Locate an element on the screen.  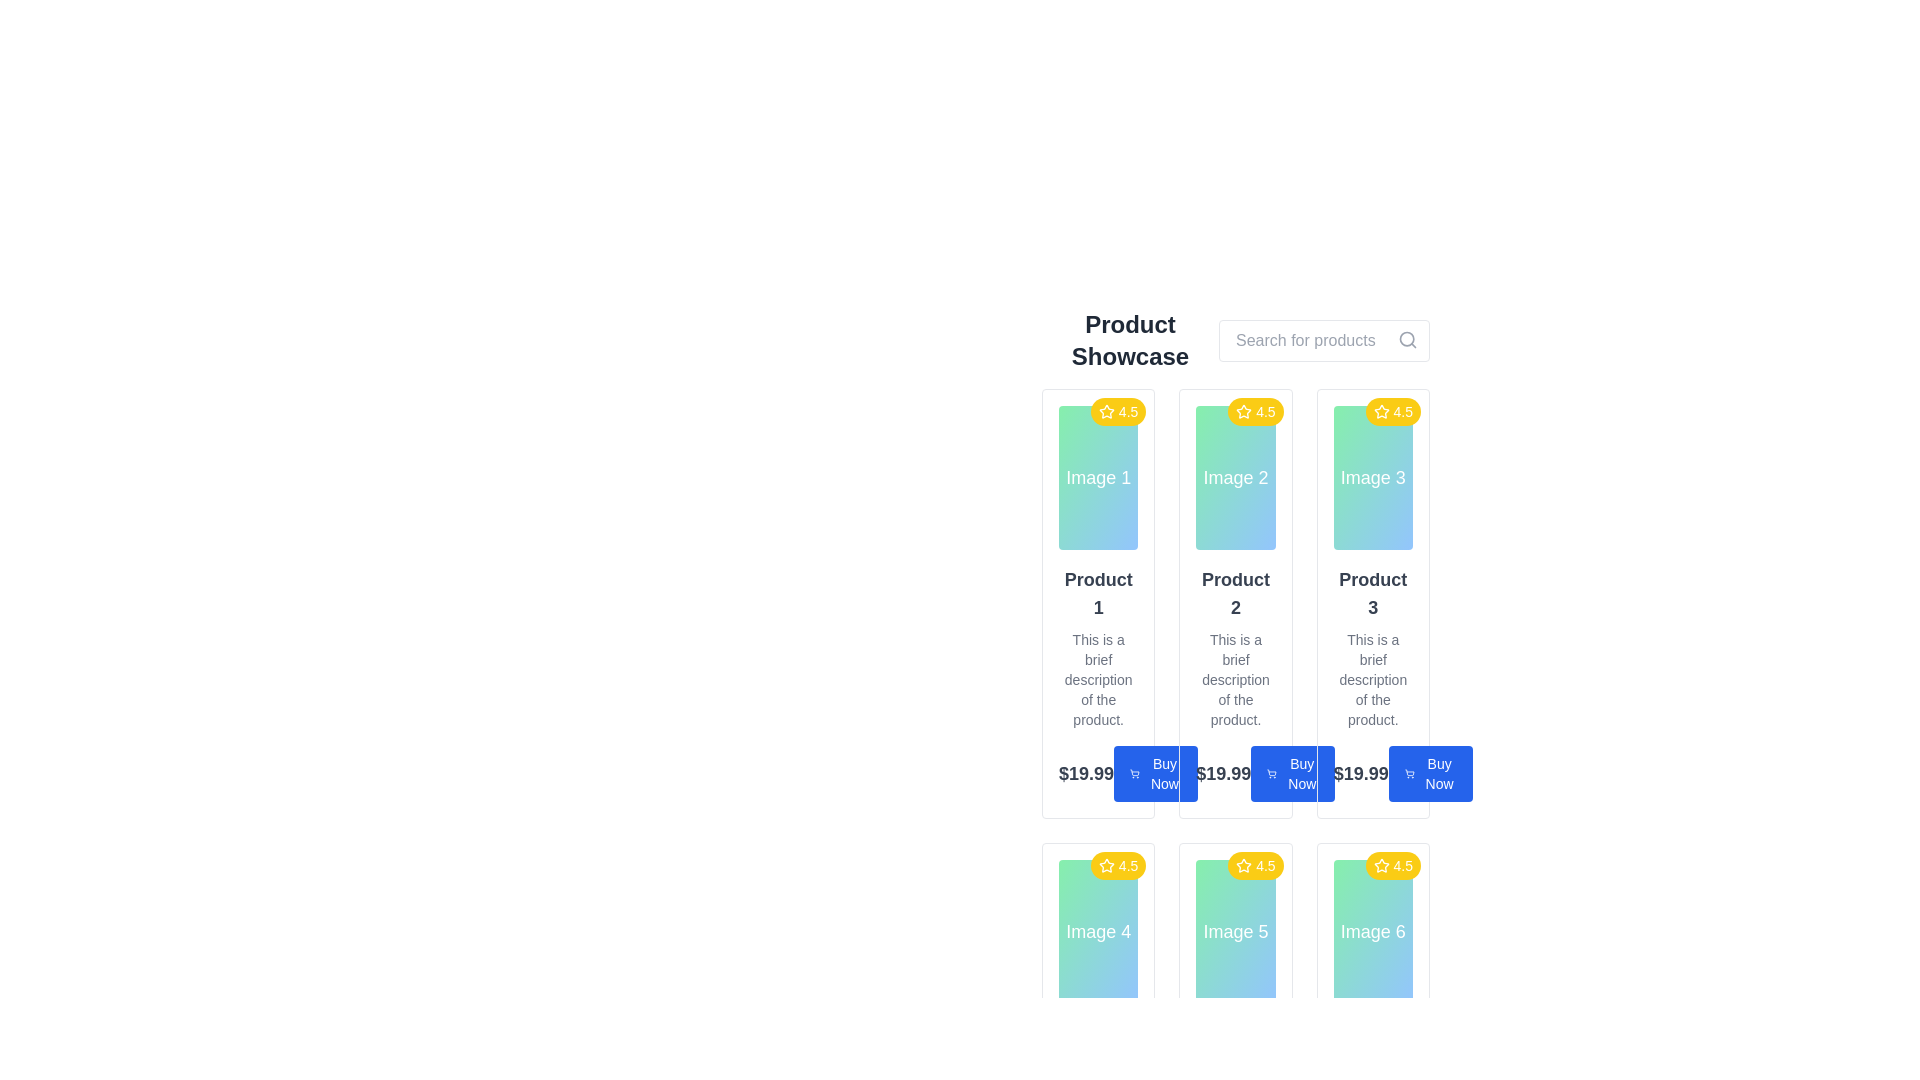
the small circular shape representing the lens of the magnifying glass icon located in the top-right corner of the interface, which is part of the search functionality is located at coordinates (1406, 338).